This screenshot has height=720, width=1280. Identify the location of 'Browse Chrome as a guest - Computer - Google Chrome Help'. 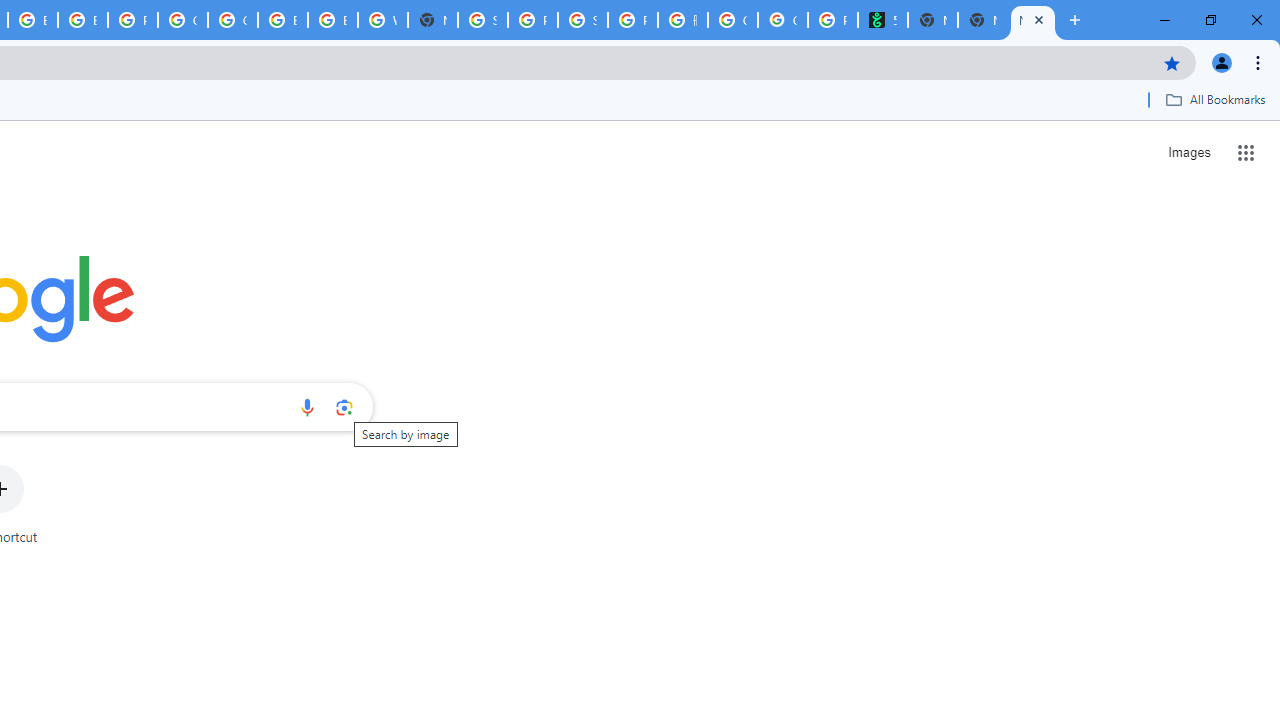
(282, 20).